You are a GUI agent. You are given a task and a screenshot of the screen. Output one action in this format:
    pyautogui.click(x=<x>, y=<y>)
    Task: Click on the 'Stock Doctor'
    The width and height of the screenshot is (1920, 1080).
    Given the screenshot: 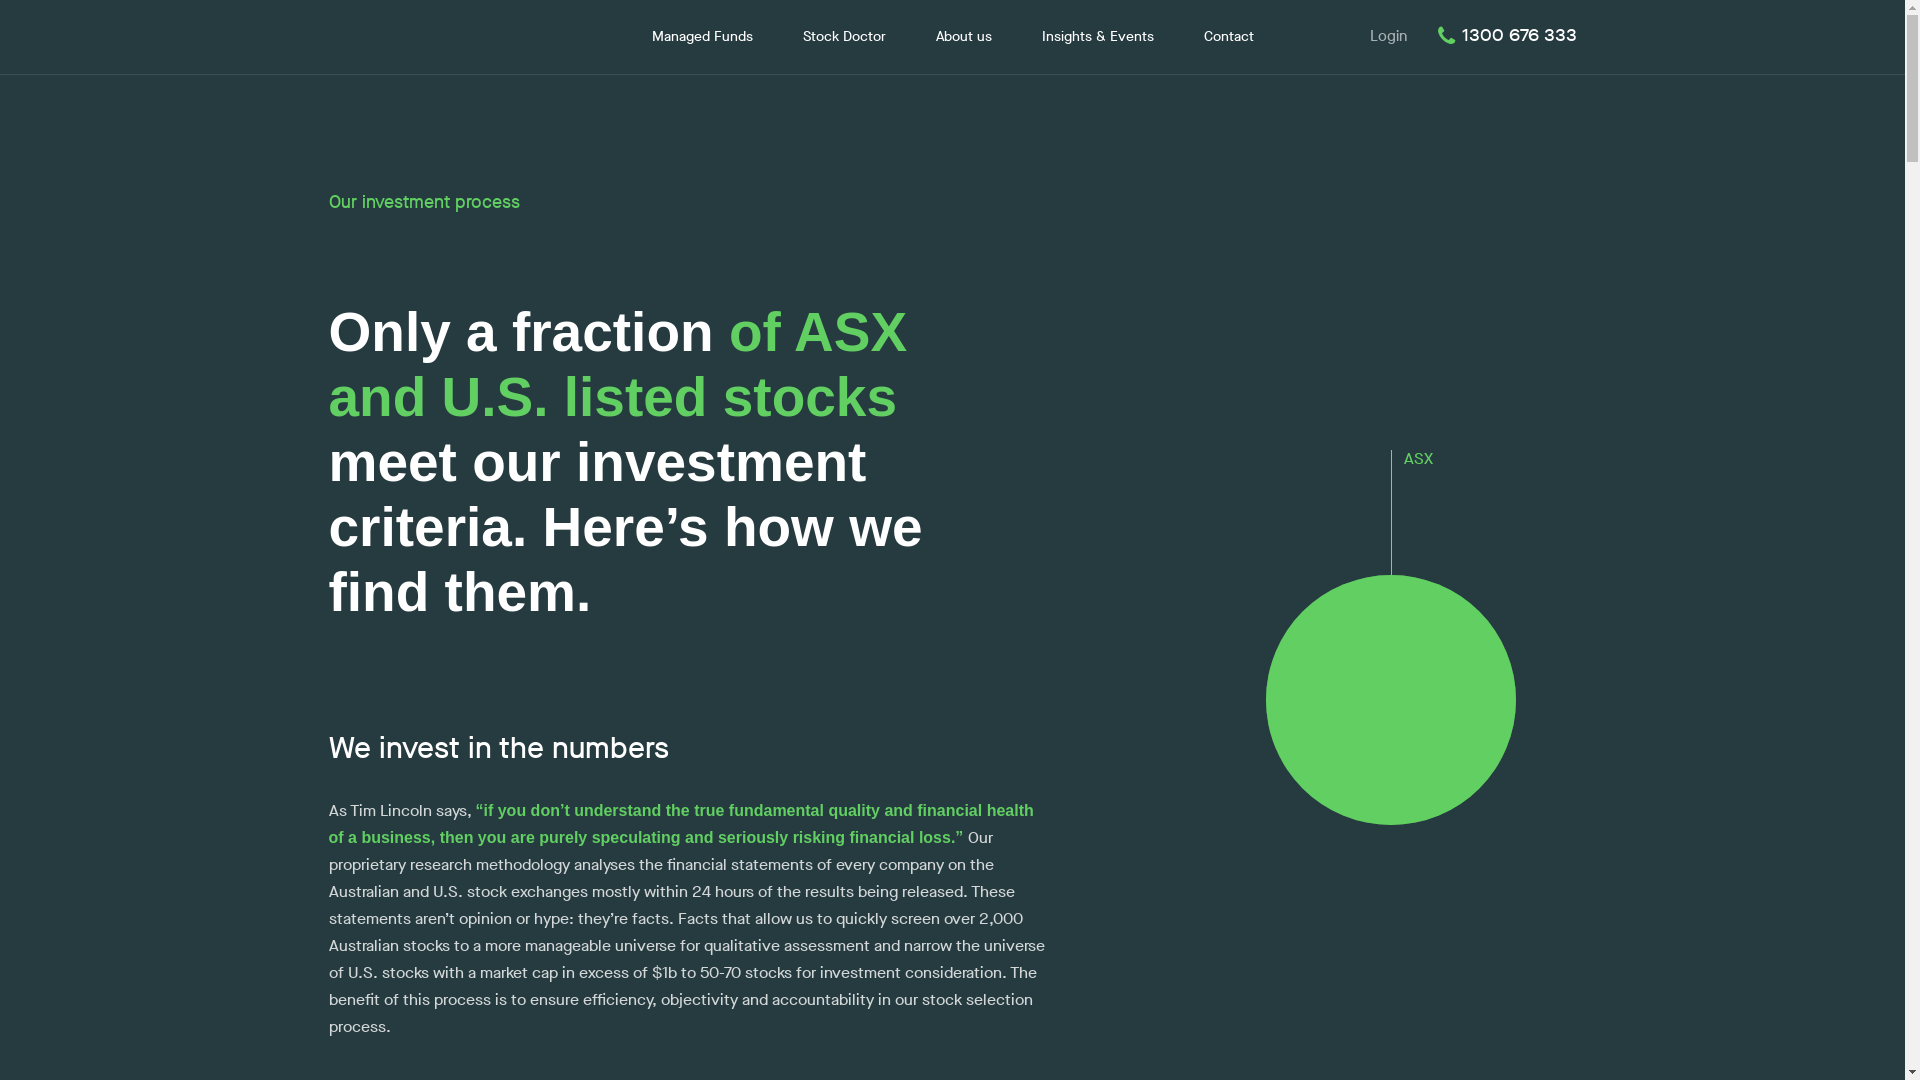 What is the action you would take?
    pyautogui.click(x=843, y=37)
    